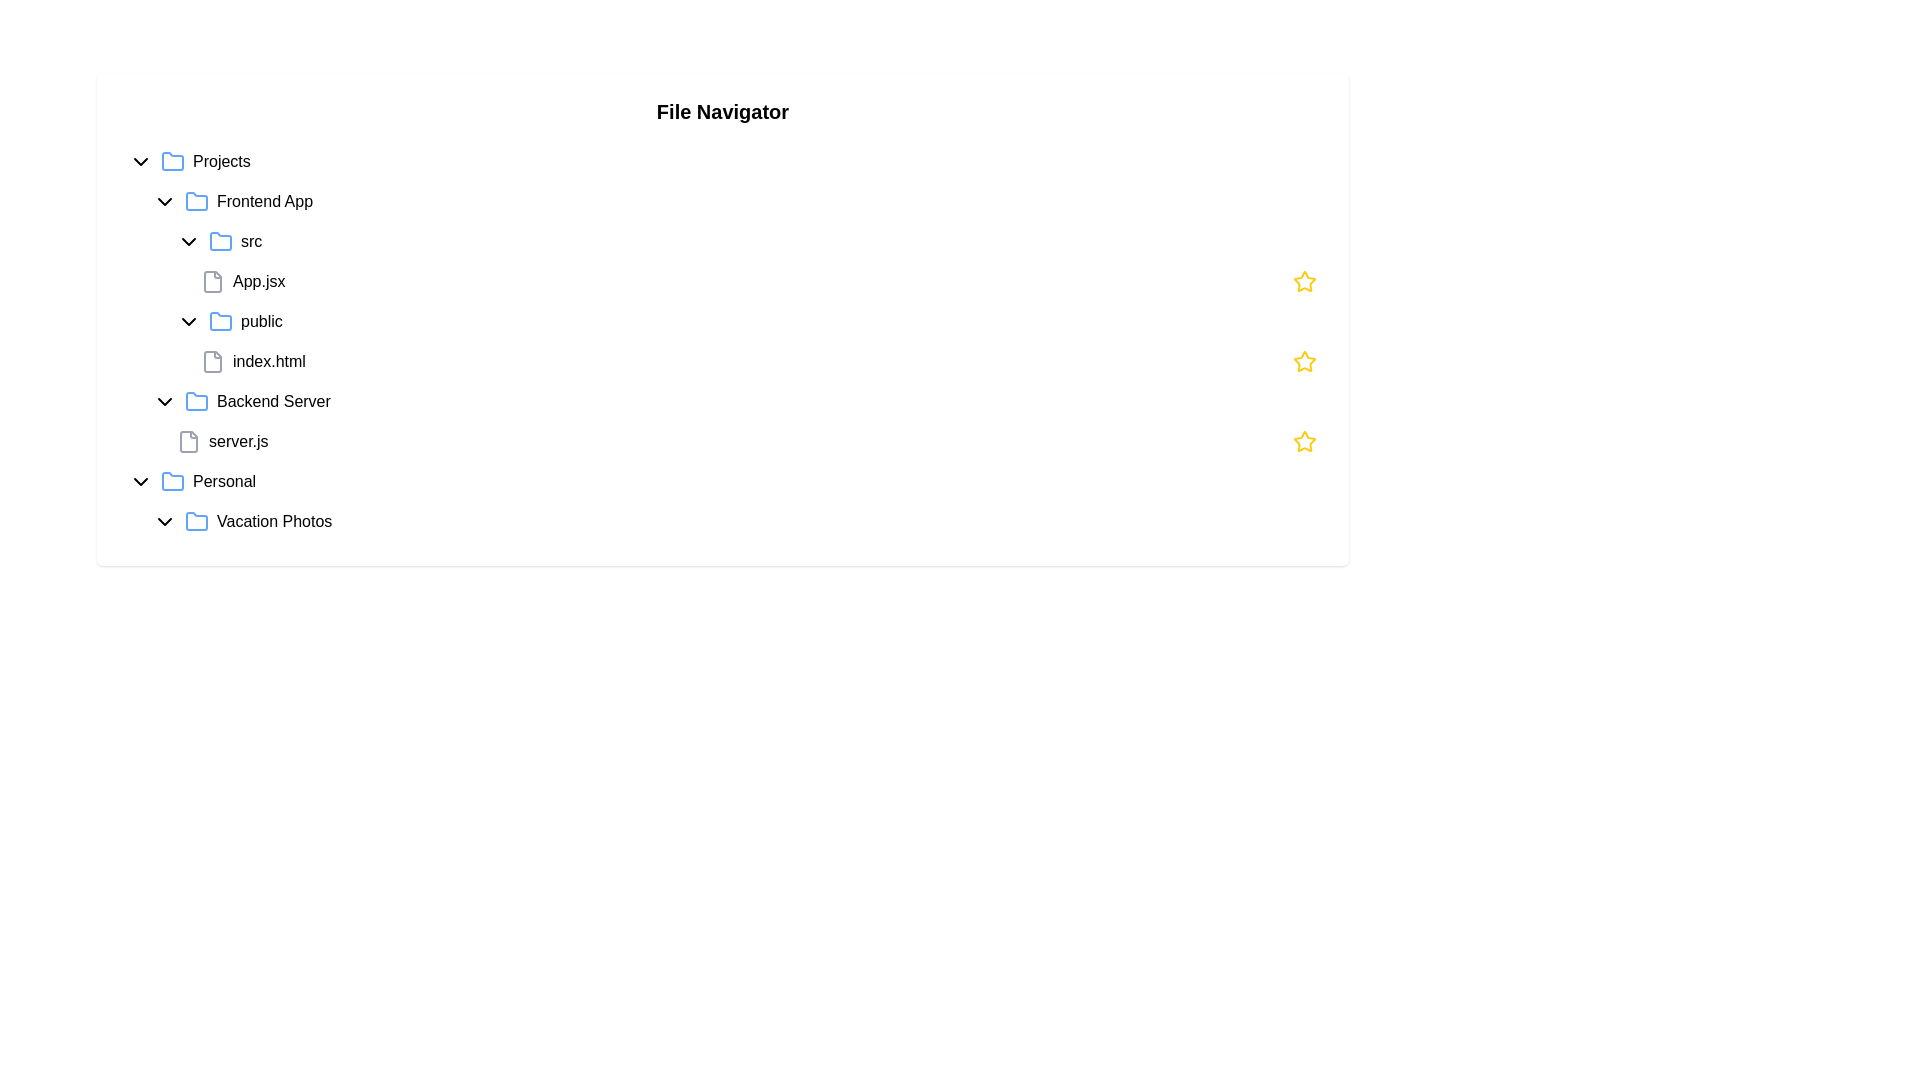 The image size is (1920, 1080). What do you see at coordinates (212, 281) in the screenshot?
I see `the light gray file icon representing 'App.jsx'` at bounding box center [212, 281].